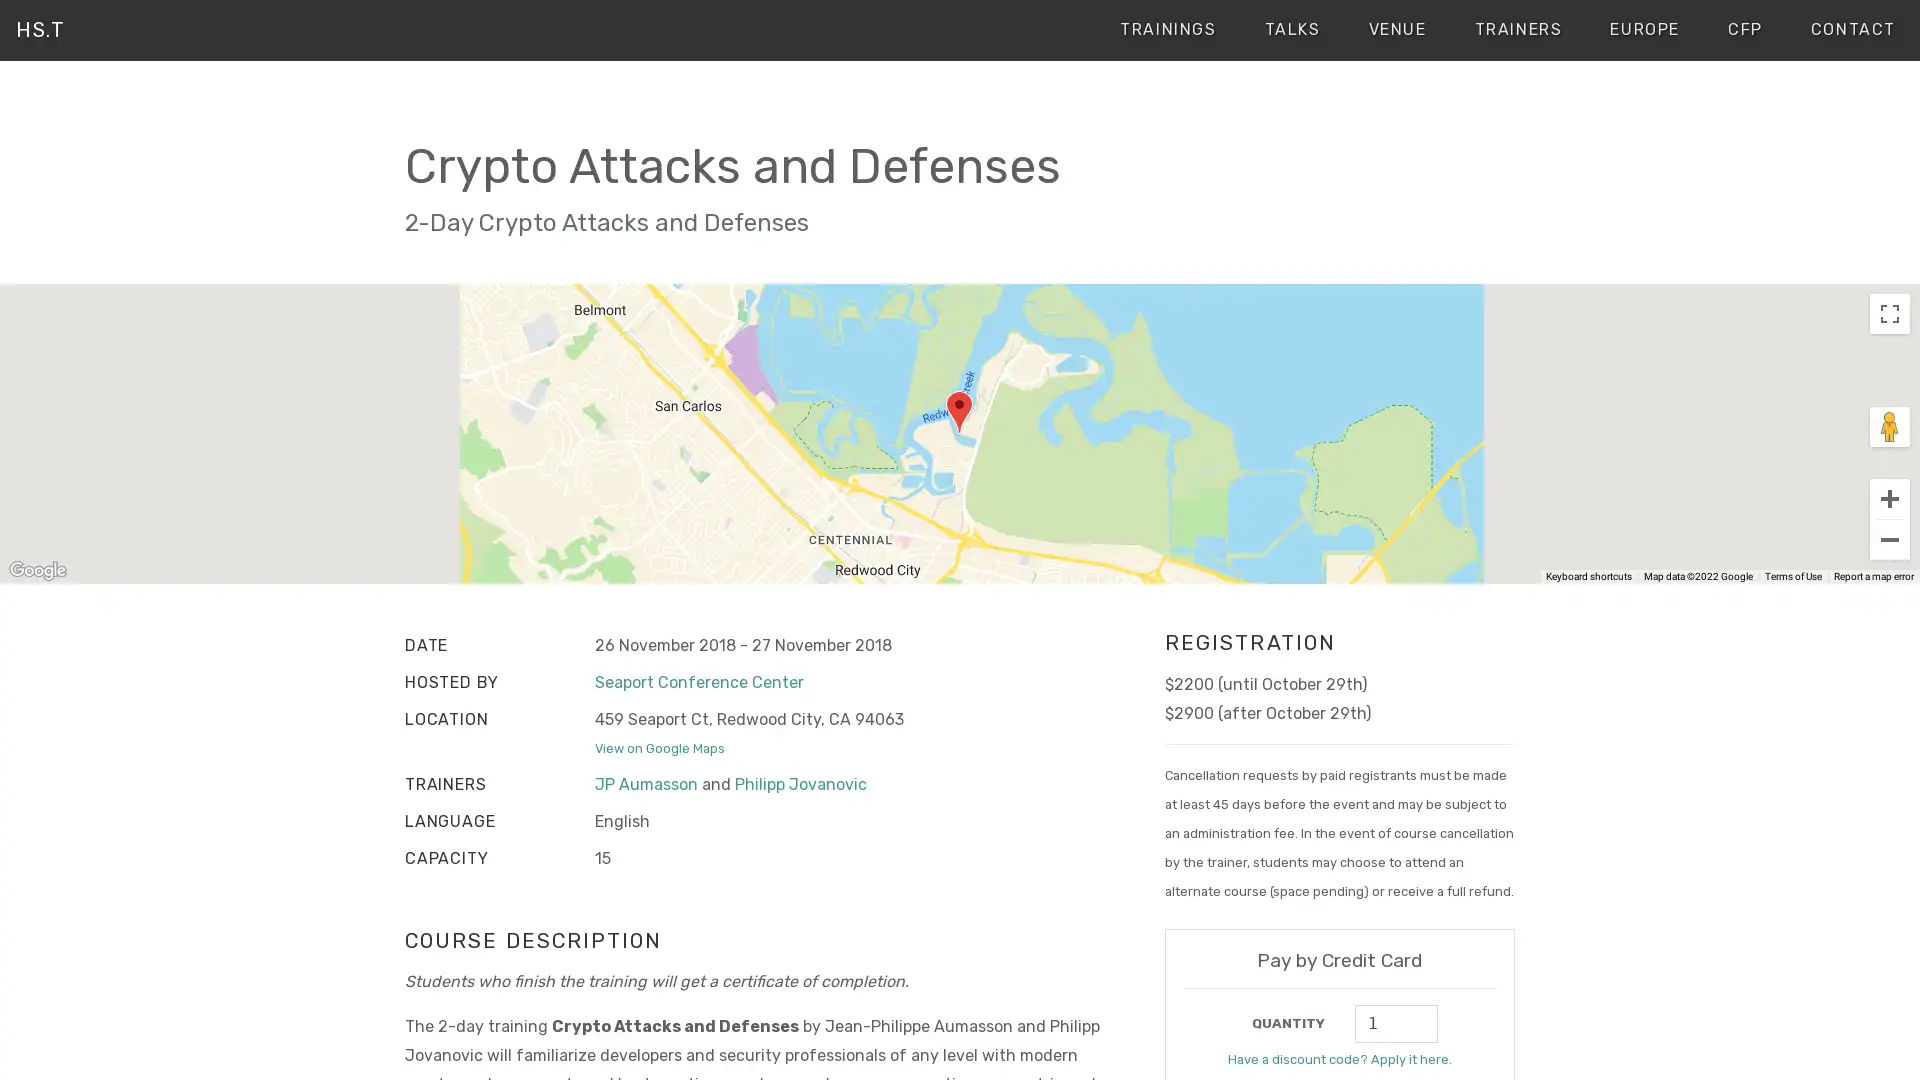 This screenshot has height=1080, width=1920. Describe the element at coordinates (1889, 496) in the screenshot. I see `Zoom in` at that location.